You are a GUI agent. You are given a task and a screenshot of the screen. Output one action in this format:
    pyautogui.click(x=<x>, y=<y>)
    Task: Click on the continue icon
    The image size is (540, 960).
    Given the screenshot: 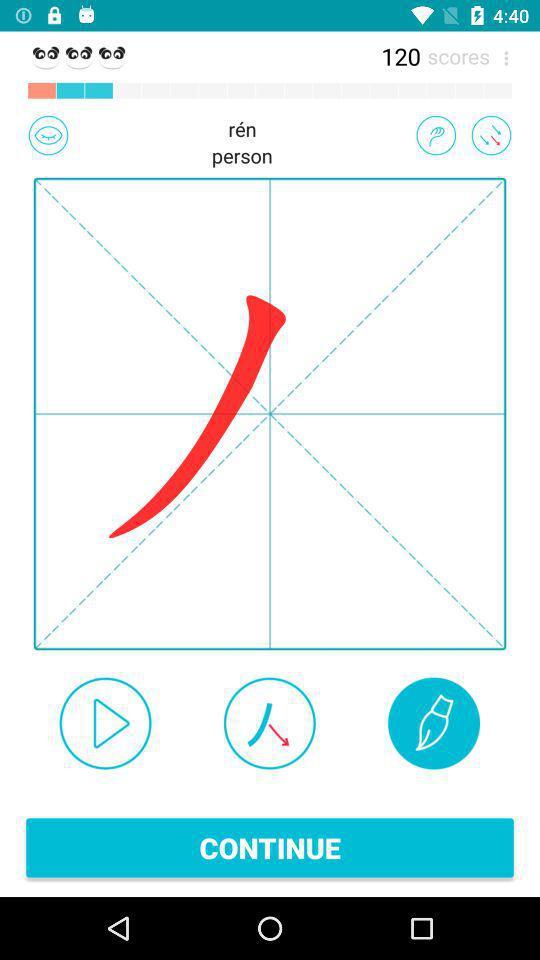 What is the action you would take?
    pyautogui.click(x=270, y=846)
    